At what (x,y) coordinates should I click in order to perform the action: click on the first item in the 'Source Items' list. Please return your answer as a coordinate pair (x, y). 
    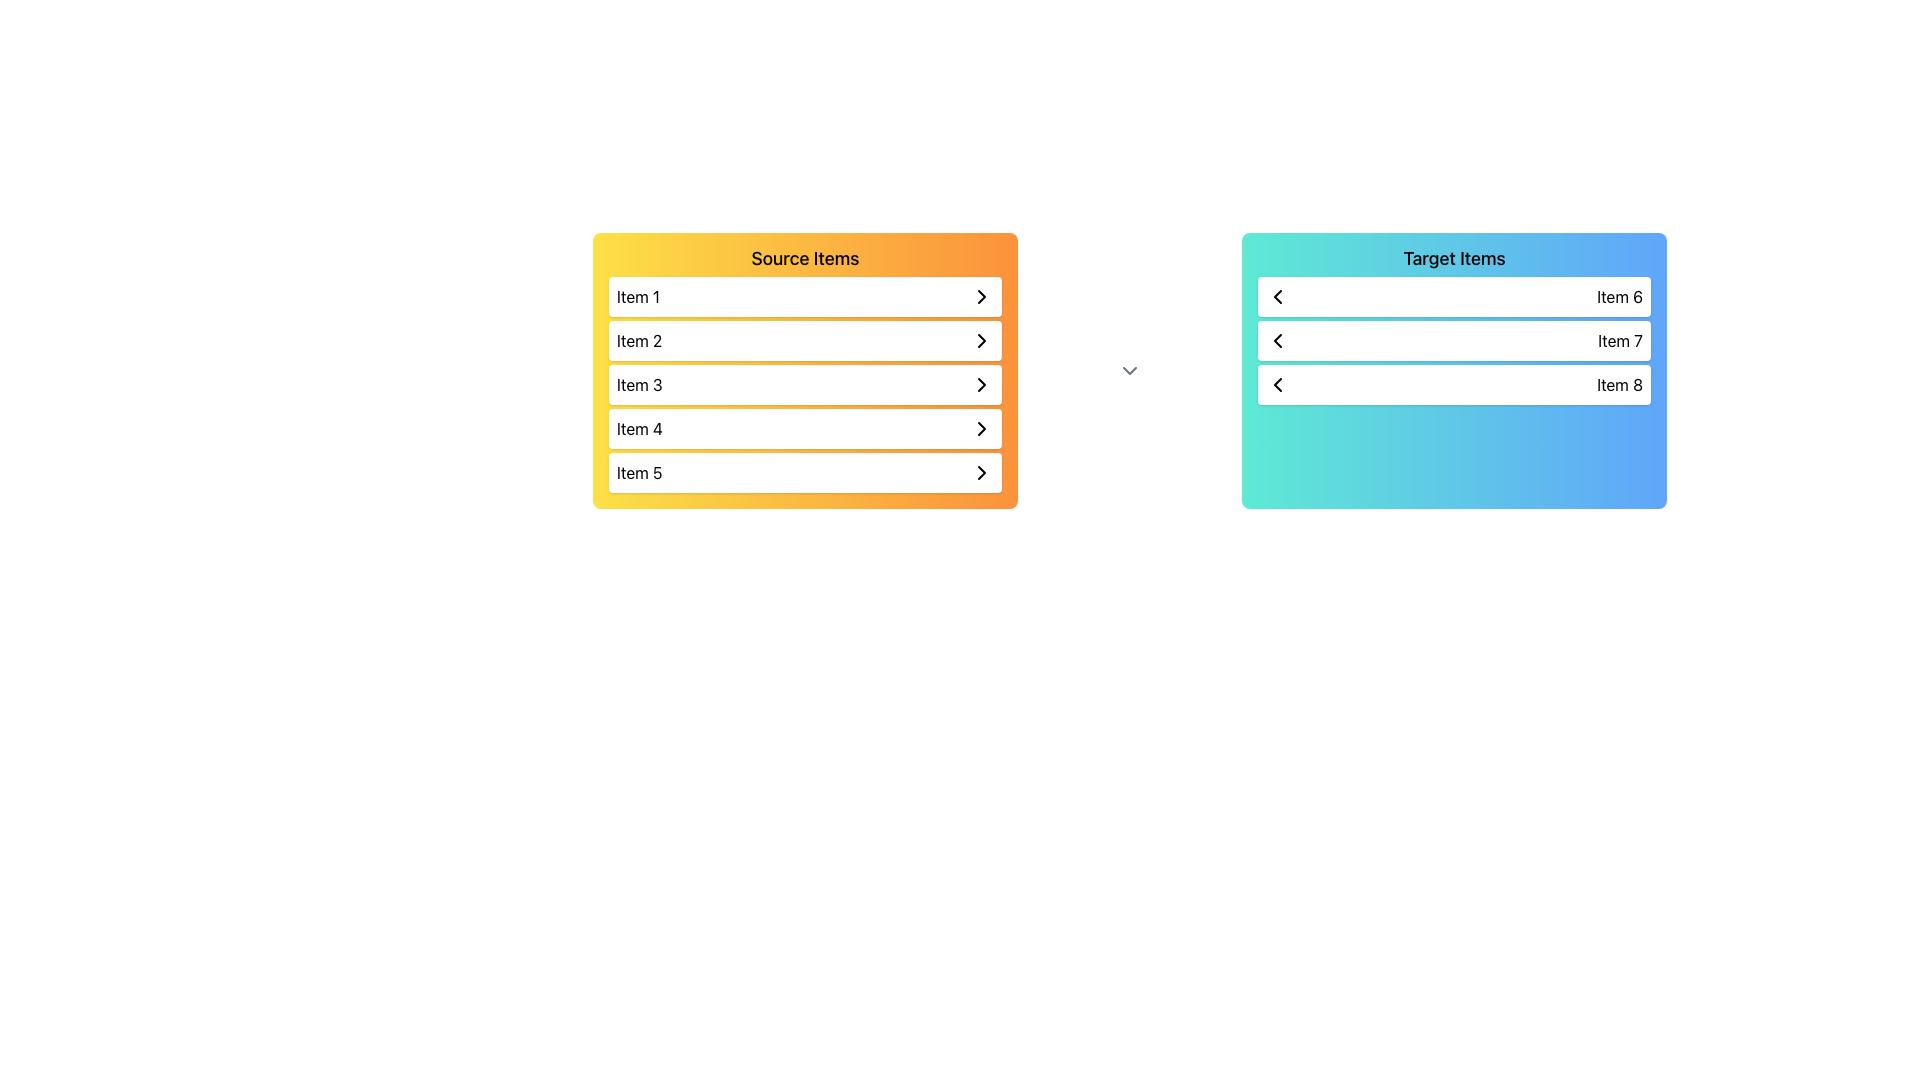
    Looking at the image, I should click on (805, 297).